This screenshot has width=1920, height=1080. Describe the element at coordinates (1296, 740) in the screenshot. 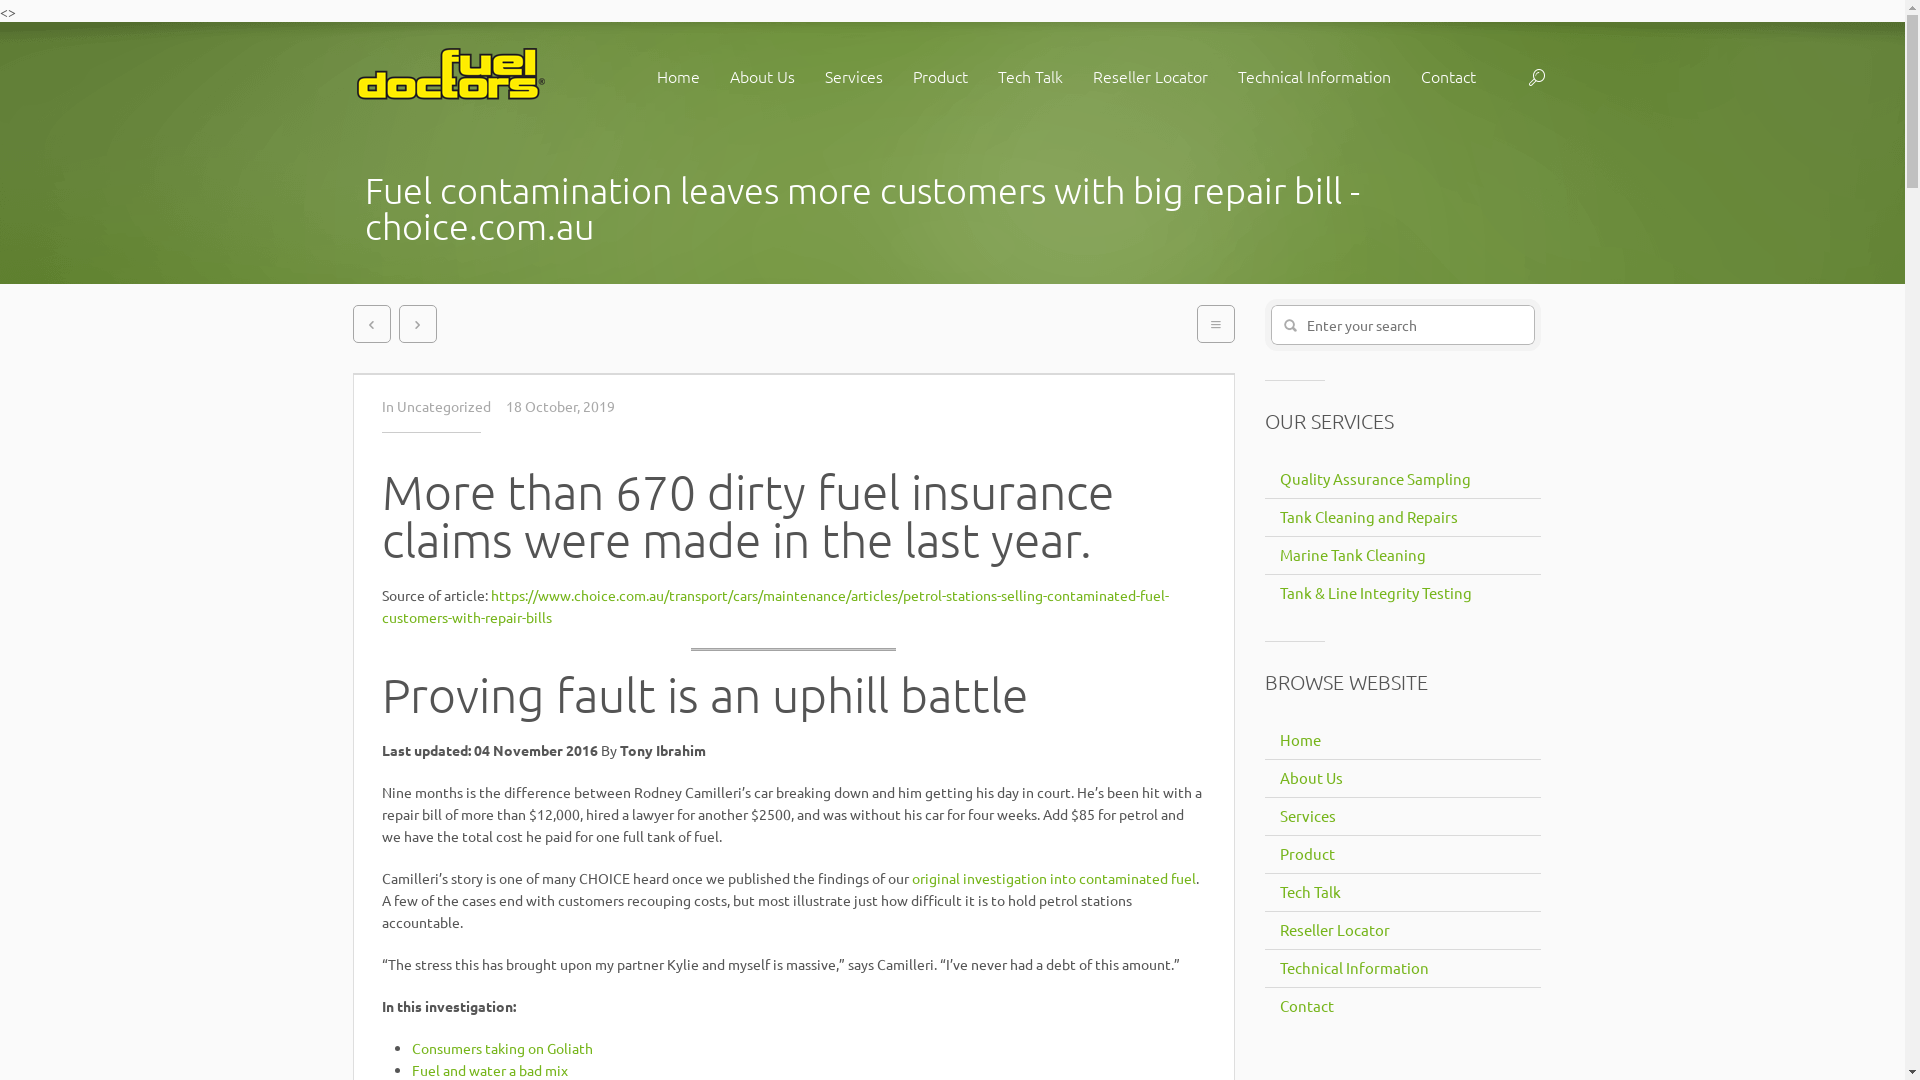

I see `'Home'` at that location.